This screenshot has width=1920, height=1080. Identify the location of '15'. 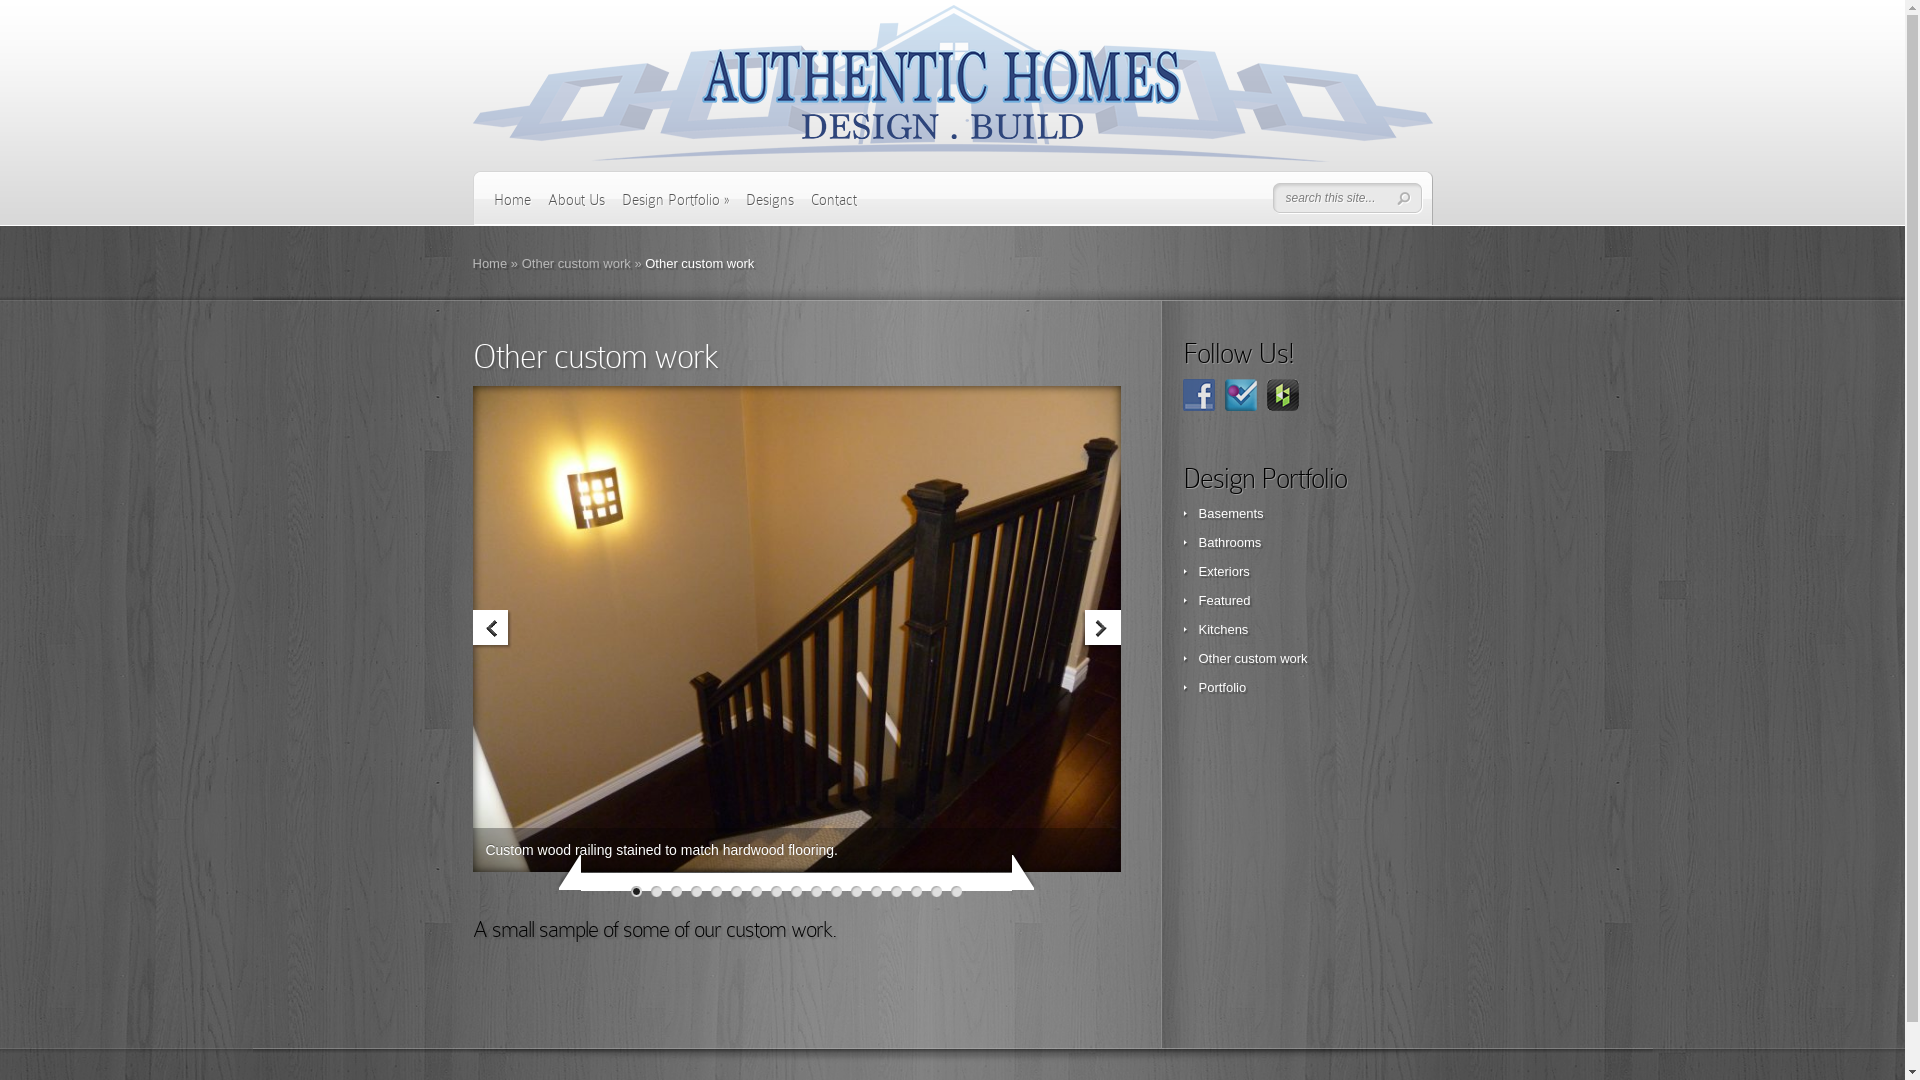
(915, 890).